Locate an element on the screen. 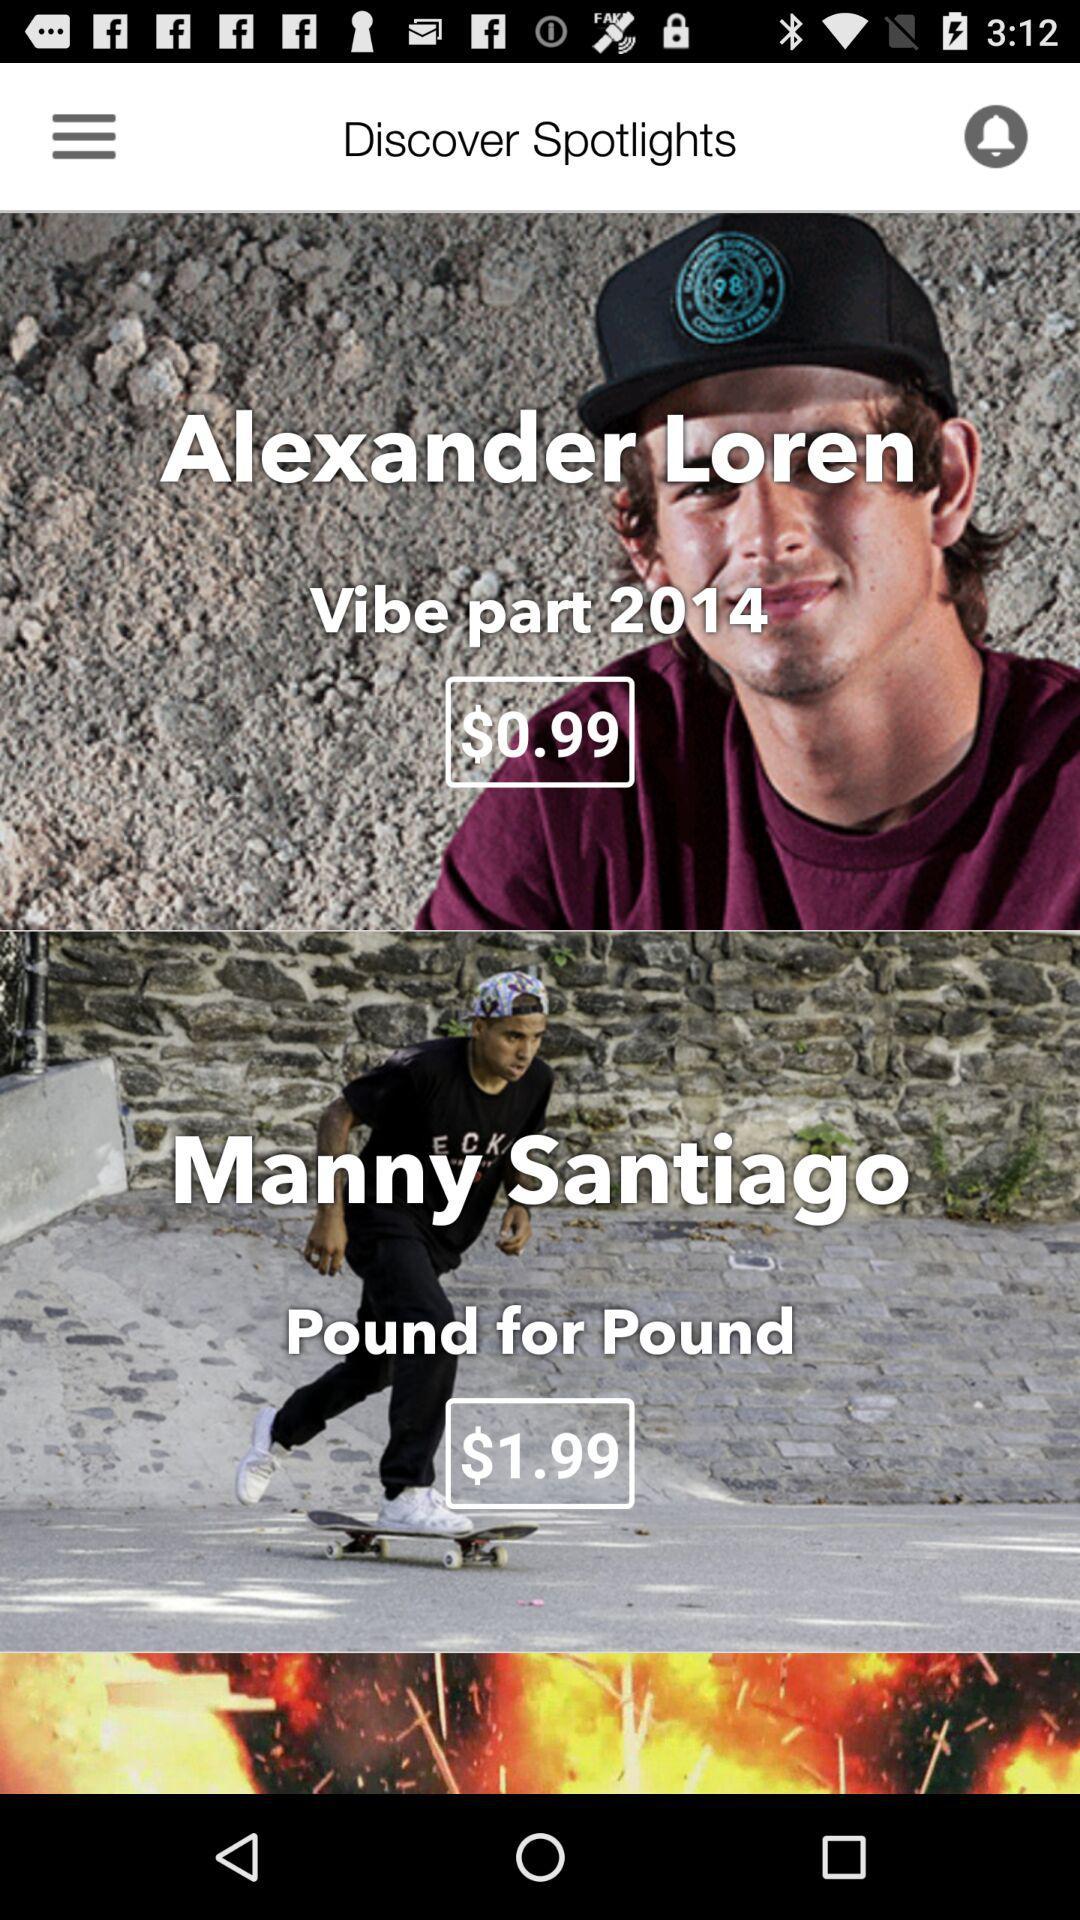 Image resolution: width=1080 pixels, height=1920 pixels. the item to the left of discover spotlights icon is located at coordinates (83, 135).